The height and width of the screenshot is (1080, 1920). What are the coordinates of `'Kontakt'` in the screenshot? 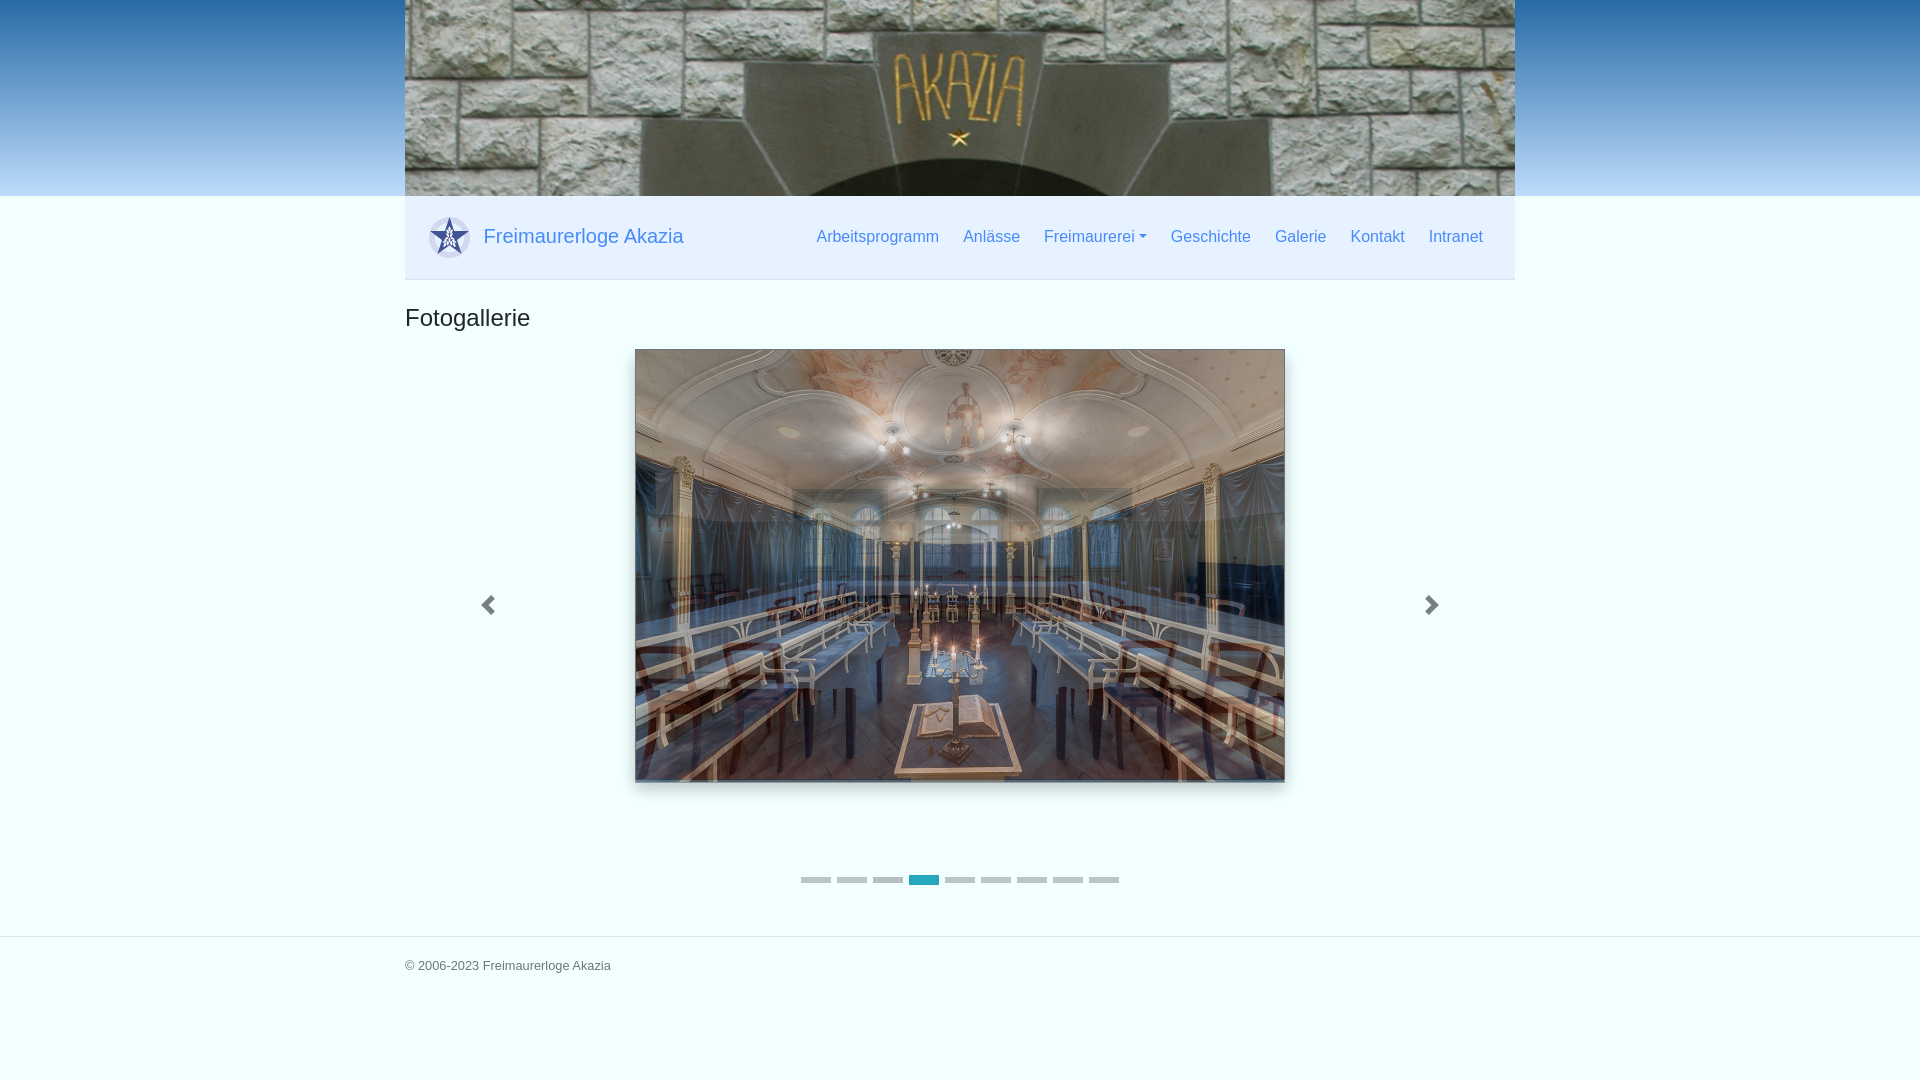 It's located at (1376, 235).